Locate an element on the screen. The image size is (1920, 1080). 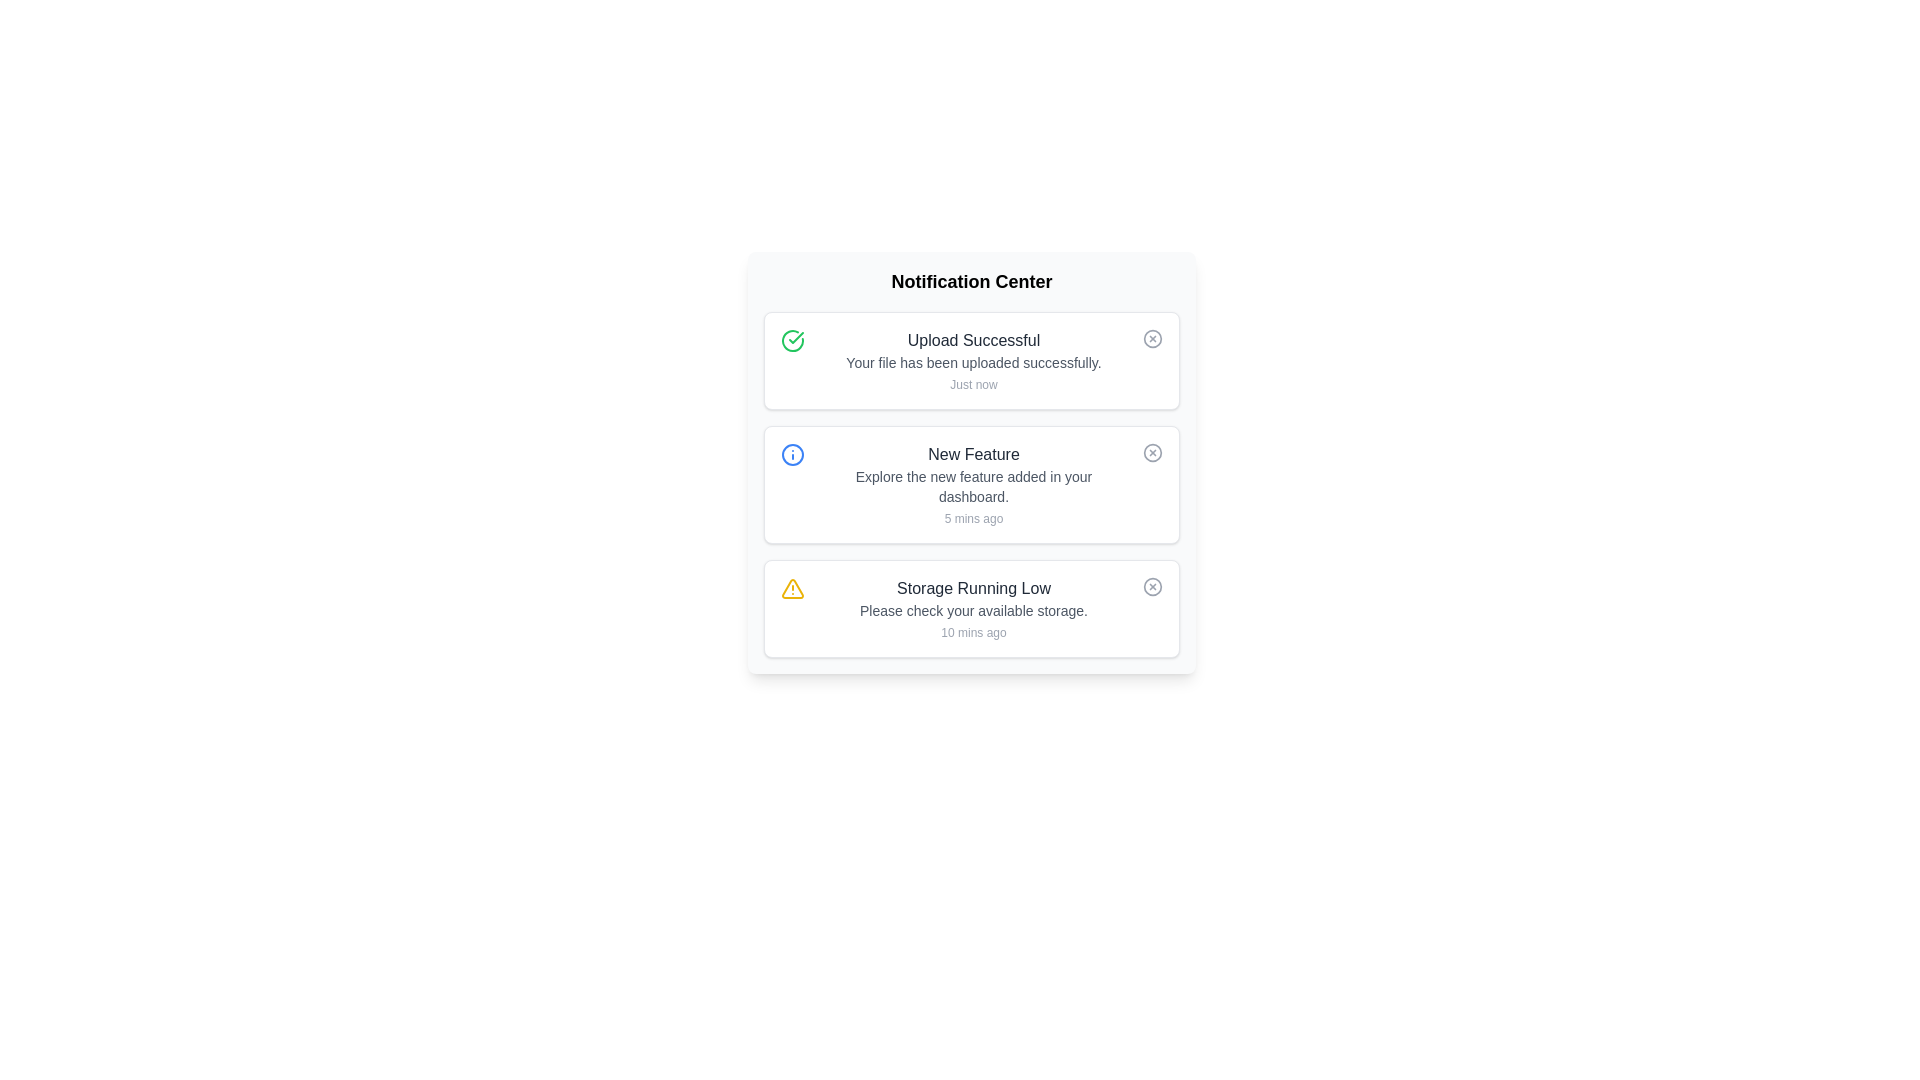
the Circle SVG element that serves as a 'close' or 'dismiss' button for notifications located to the right of the 'New Feature' notification text in the Notification Center is located at coordinates (1152, 452).